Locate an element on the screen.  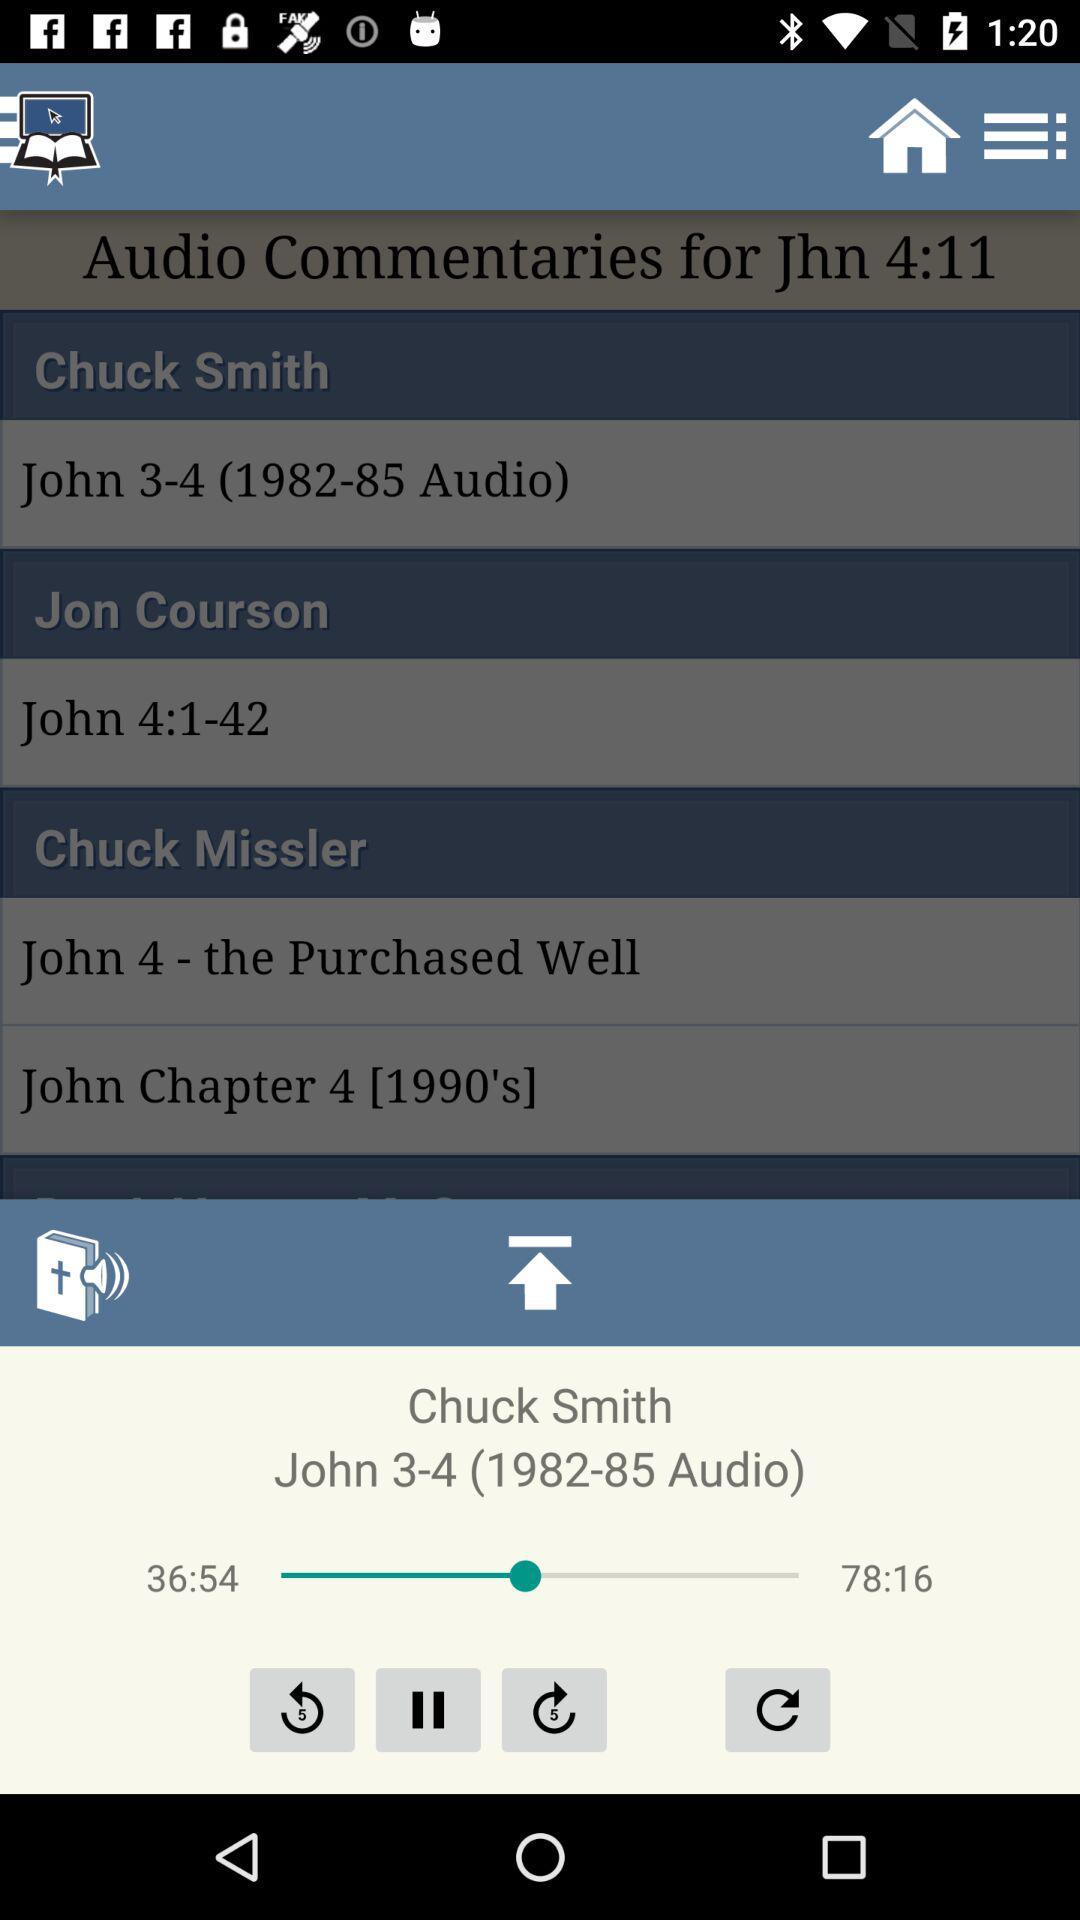
refresh this page is located at coordinates (554, 1708).